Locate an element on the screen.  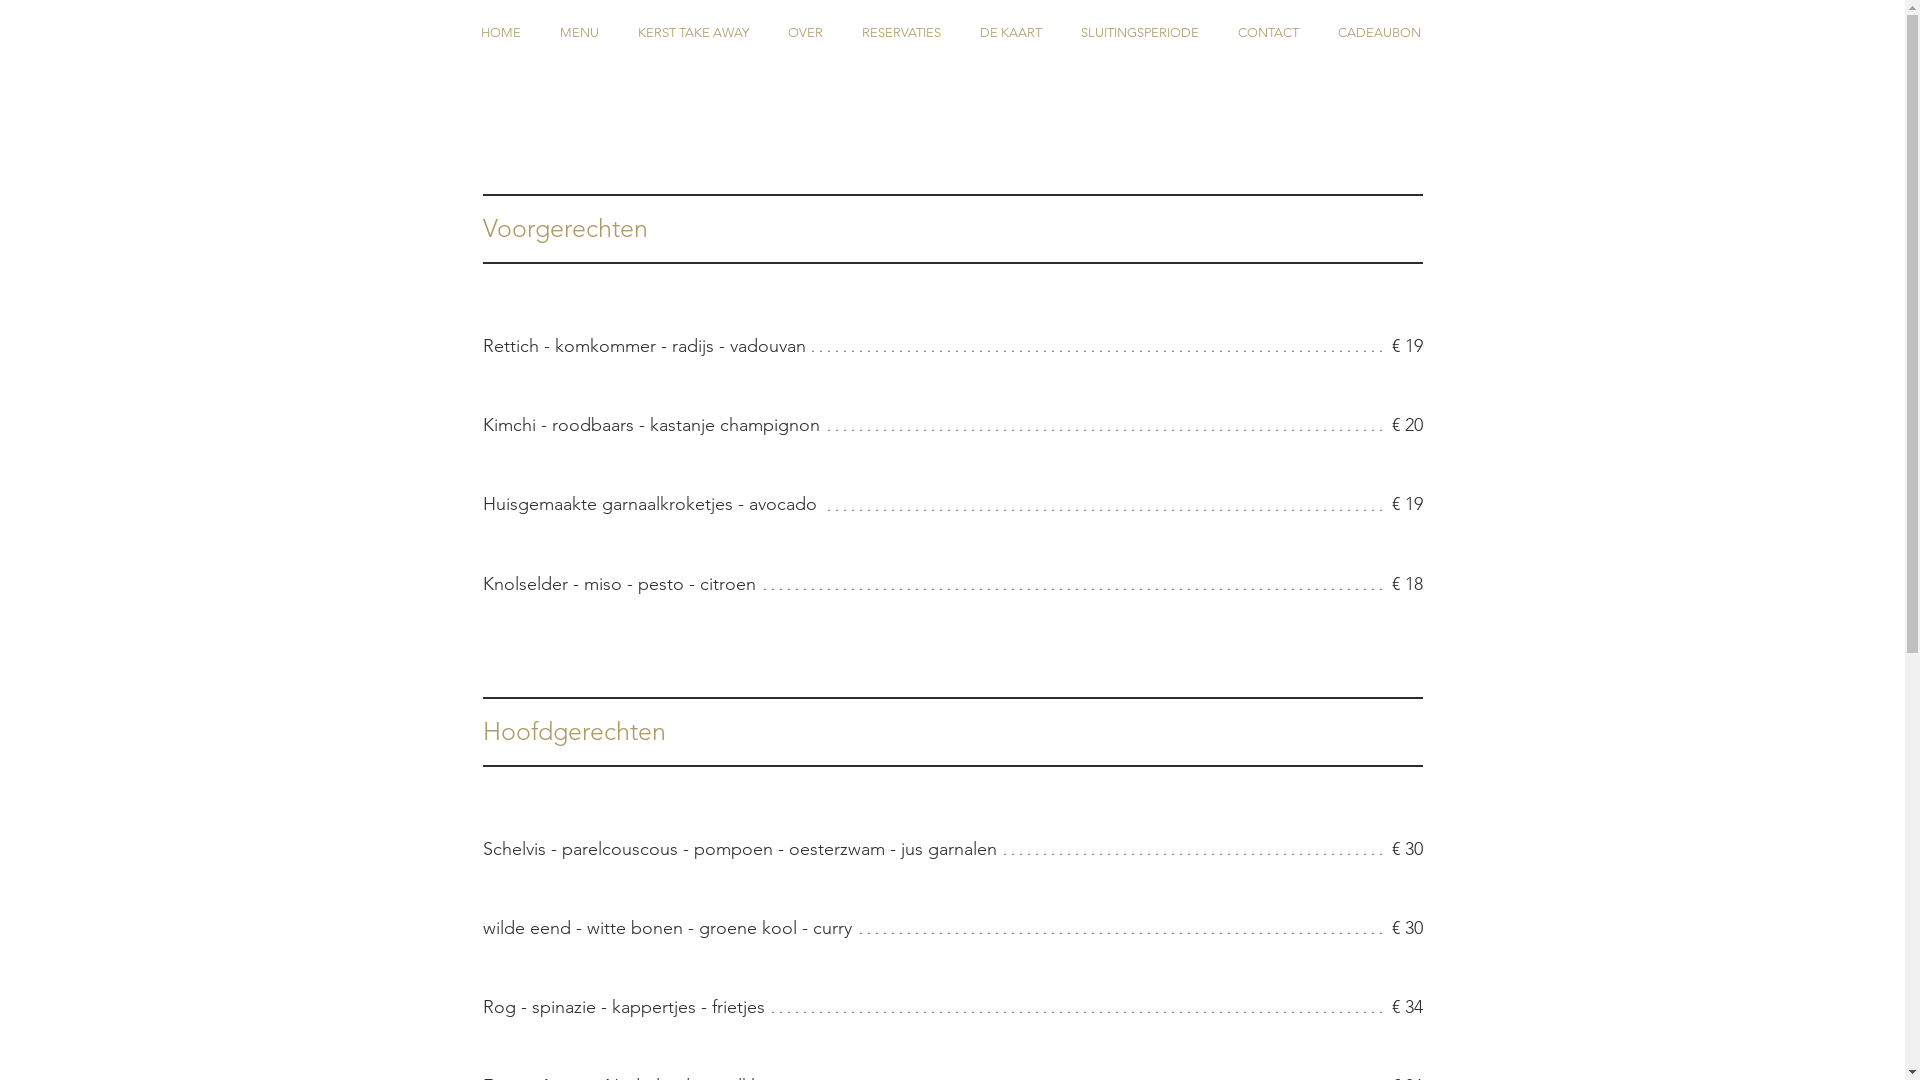
'CONTACT' is located at coordinates (1217, 32).